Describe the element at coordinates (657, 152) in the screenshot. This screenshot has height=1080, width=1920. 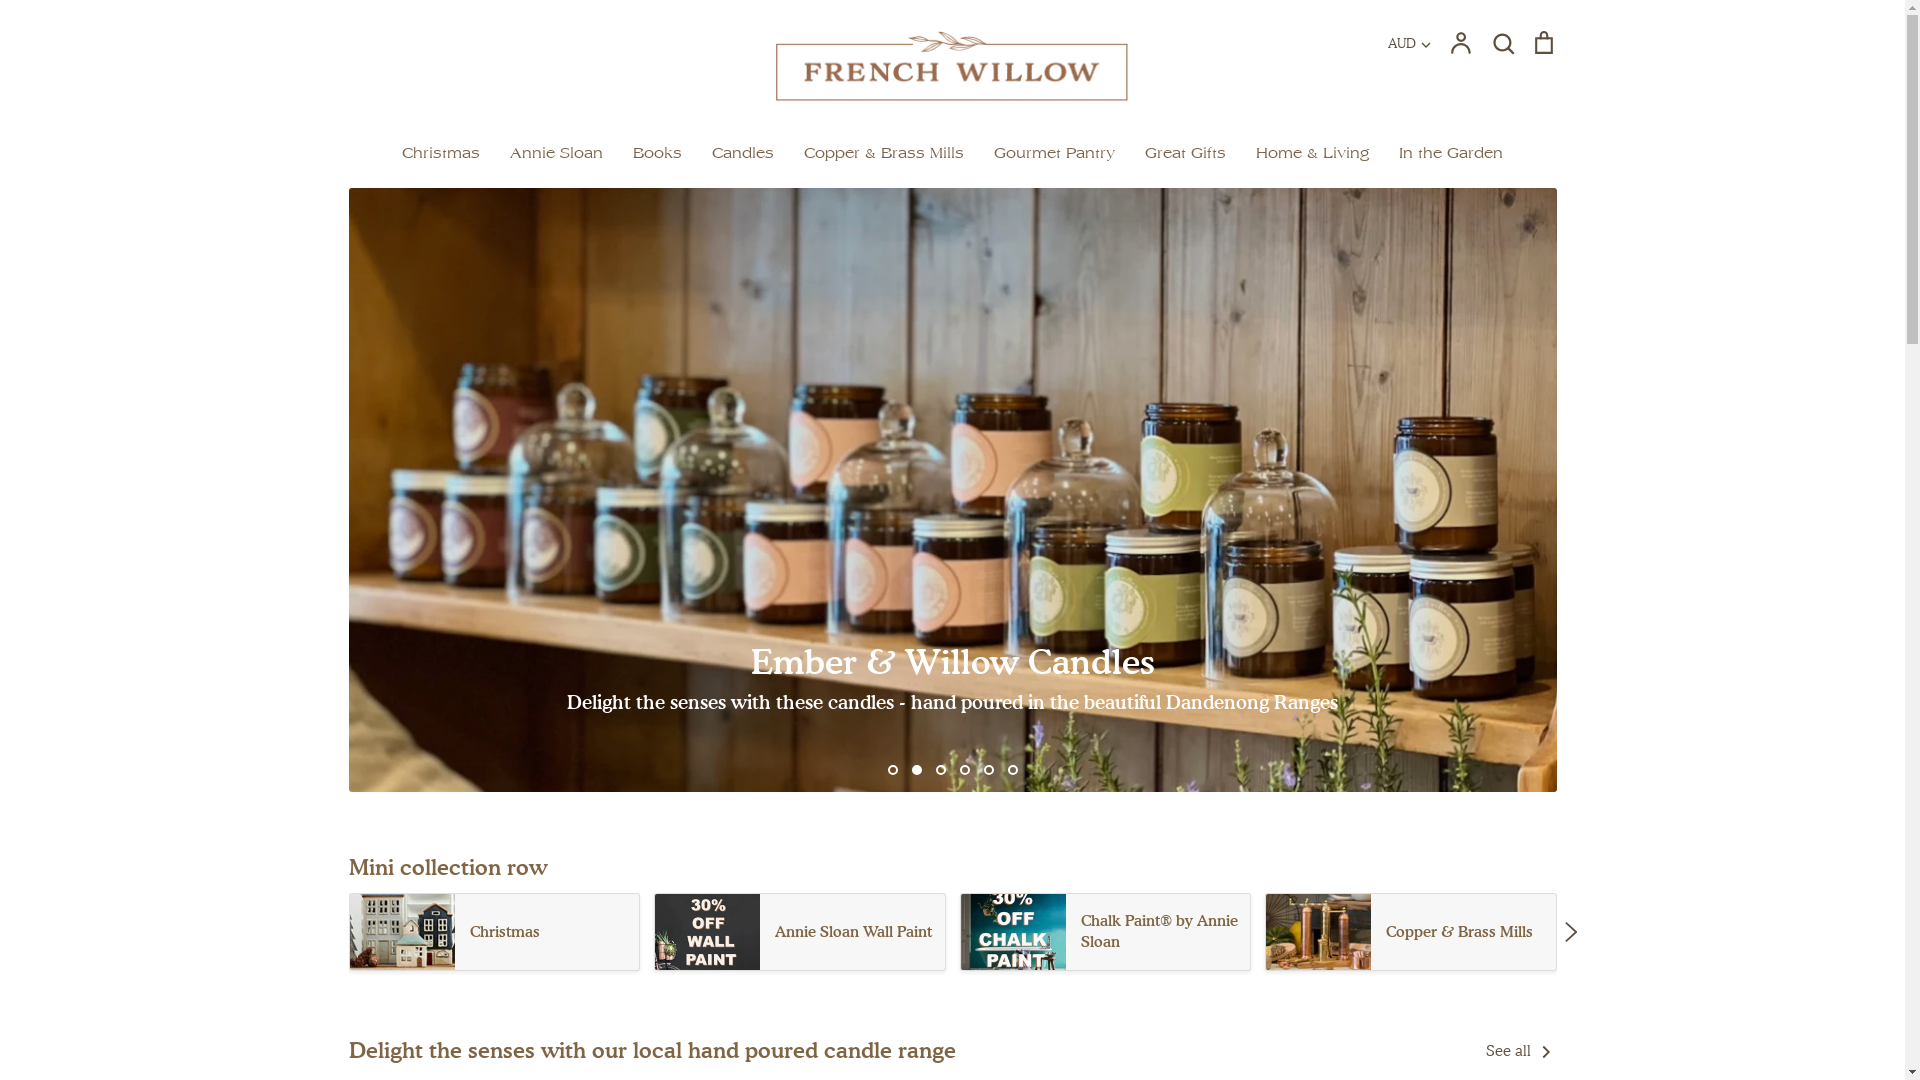
I see `'Books'` at that location.